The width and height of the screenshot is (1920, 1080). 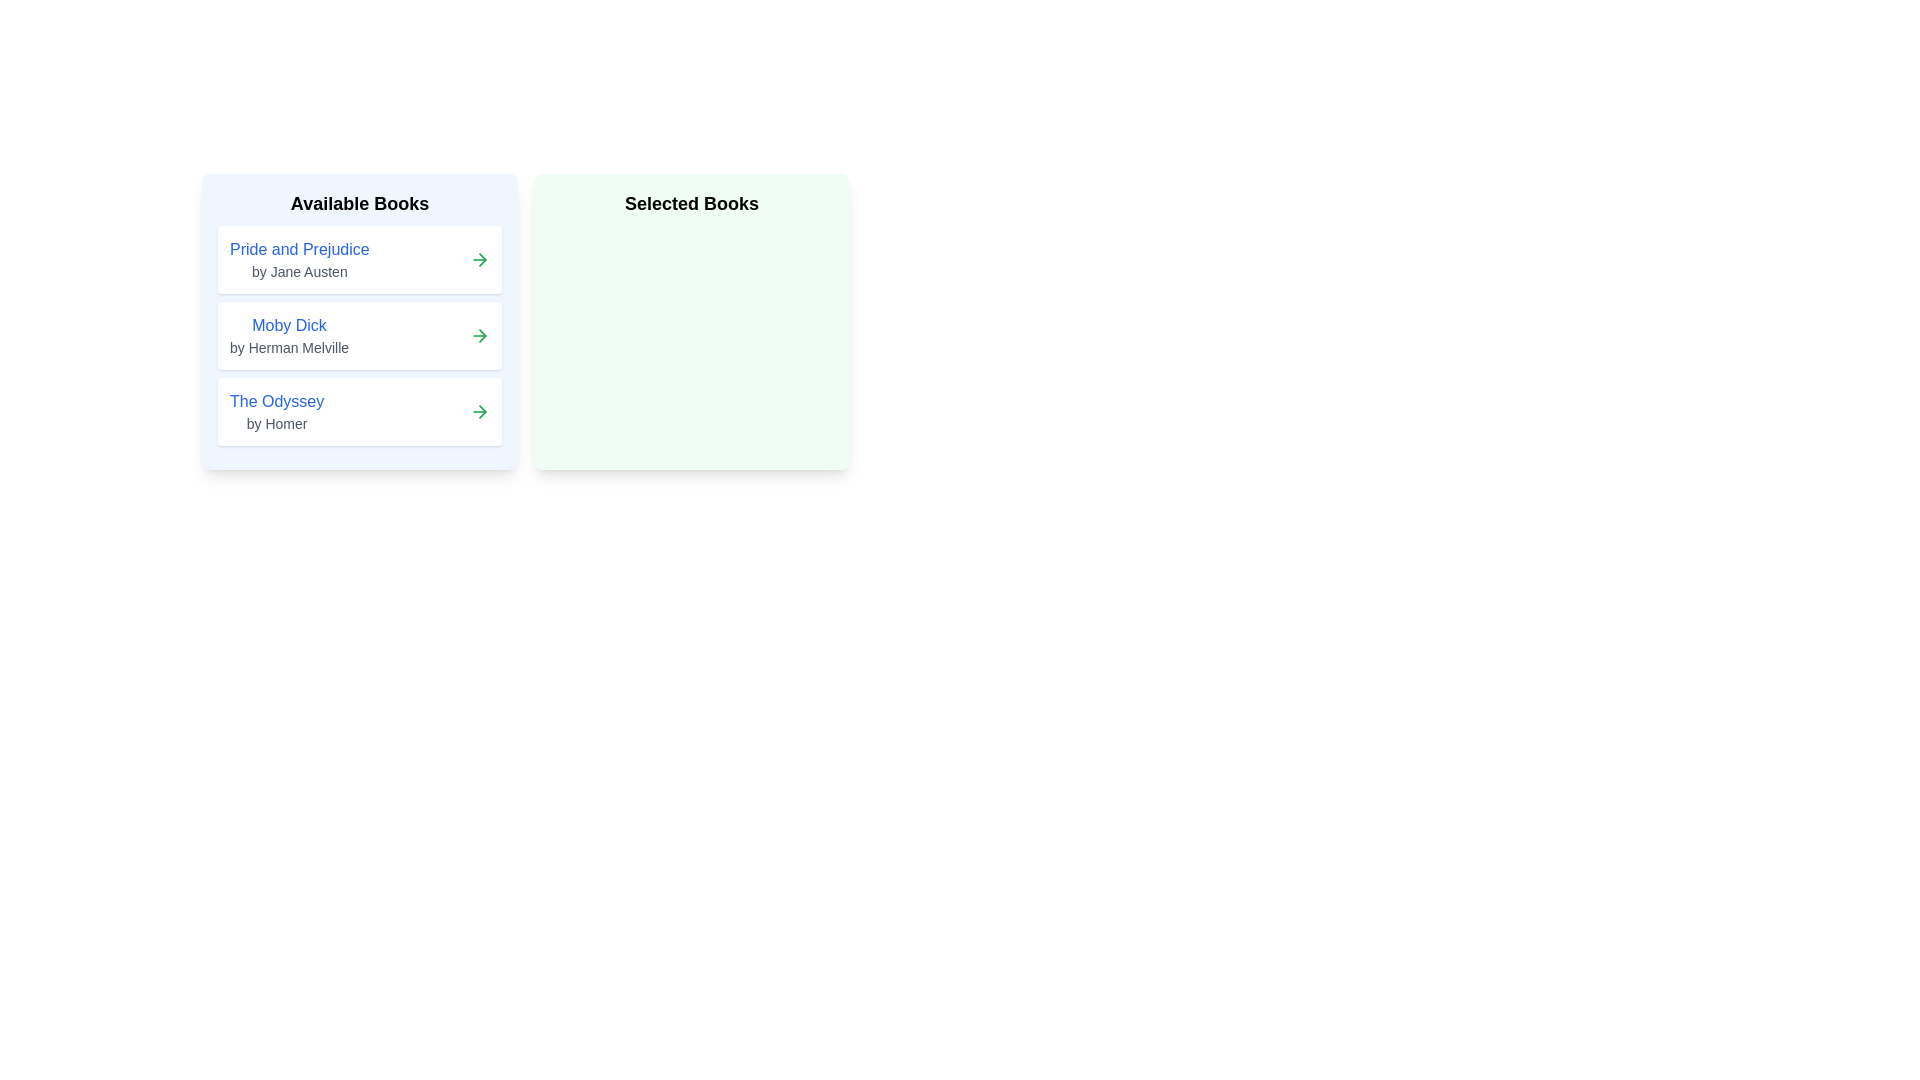 What do you see at coordinates (276, 401) in the screenshot?
I see `book title label for 'The Odyssey', which is the third entry in the 'Available Books' list, positioned below 'Moby Dick' and above the 'by Homer' subtitle` at bounding box center [276, 401].